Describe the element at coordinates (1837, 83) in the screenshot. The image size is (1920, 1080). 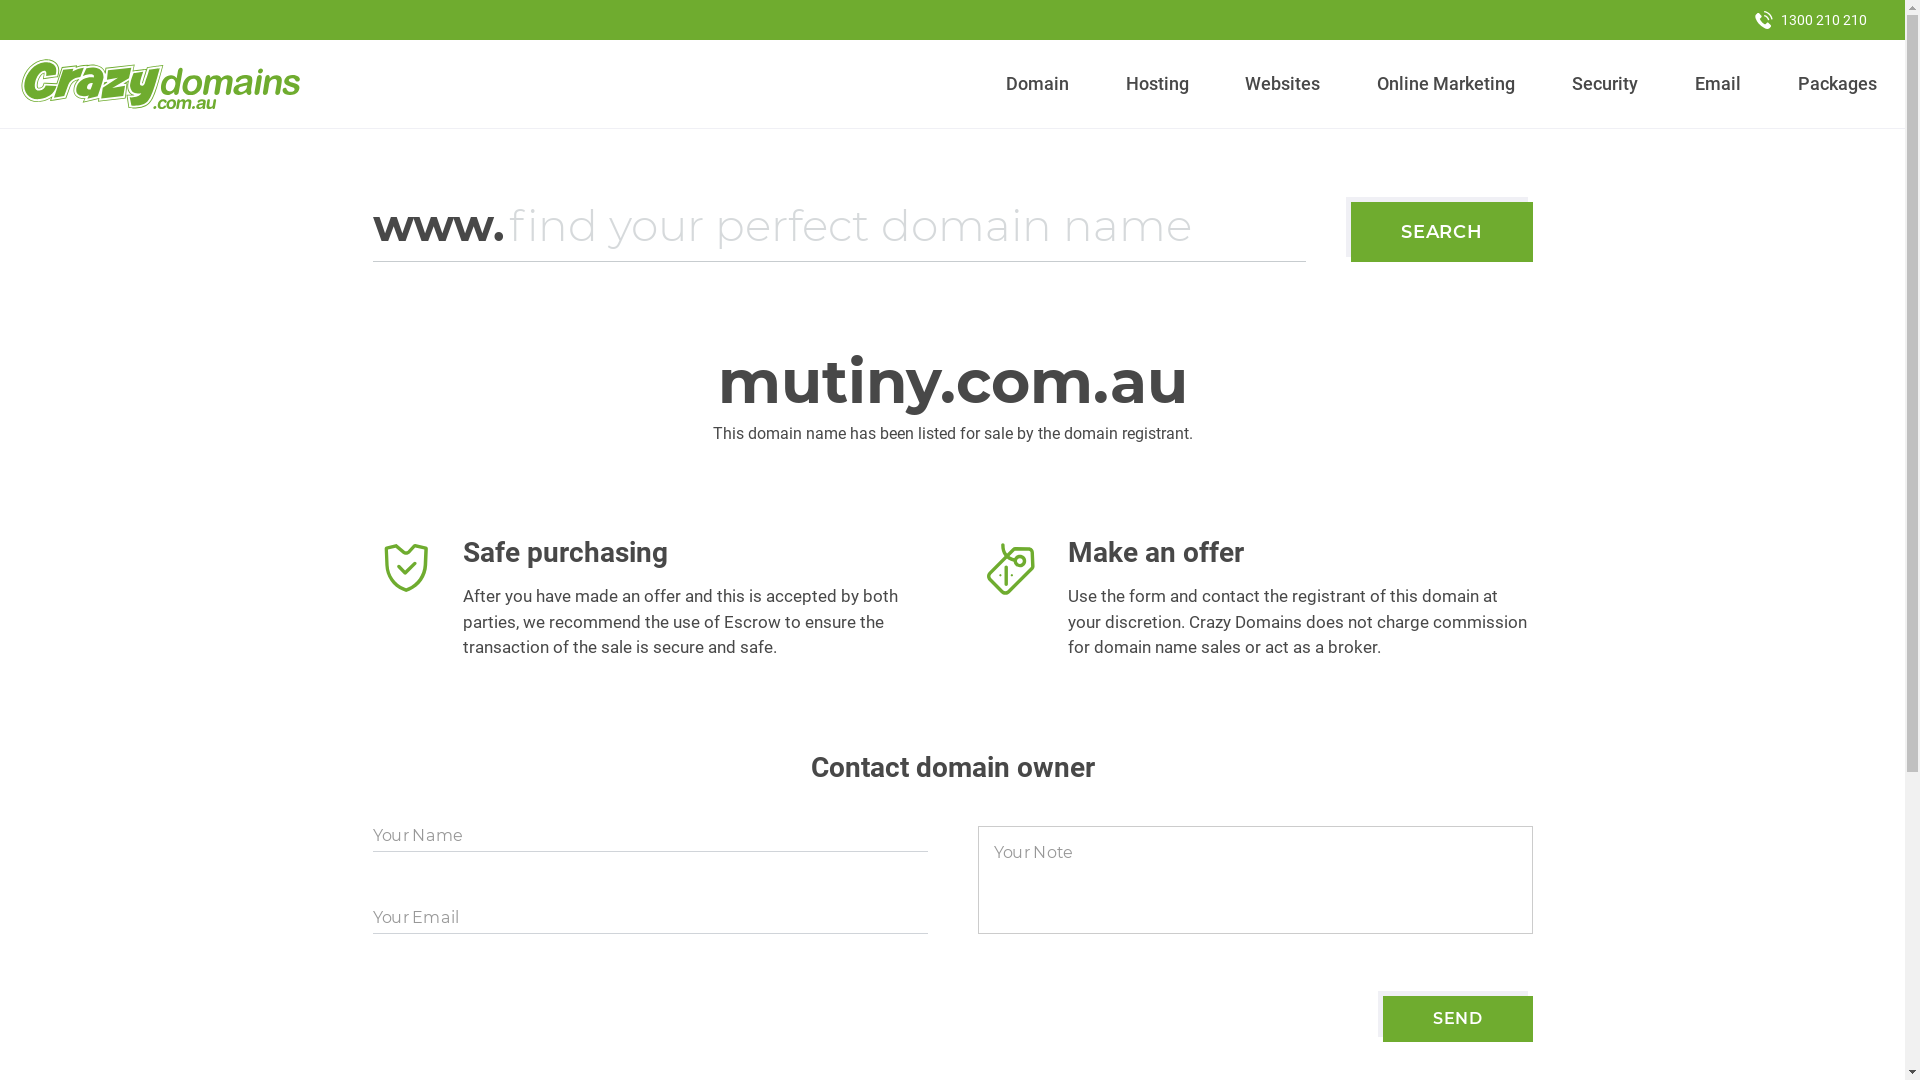
I see `'Packages'` at that location.